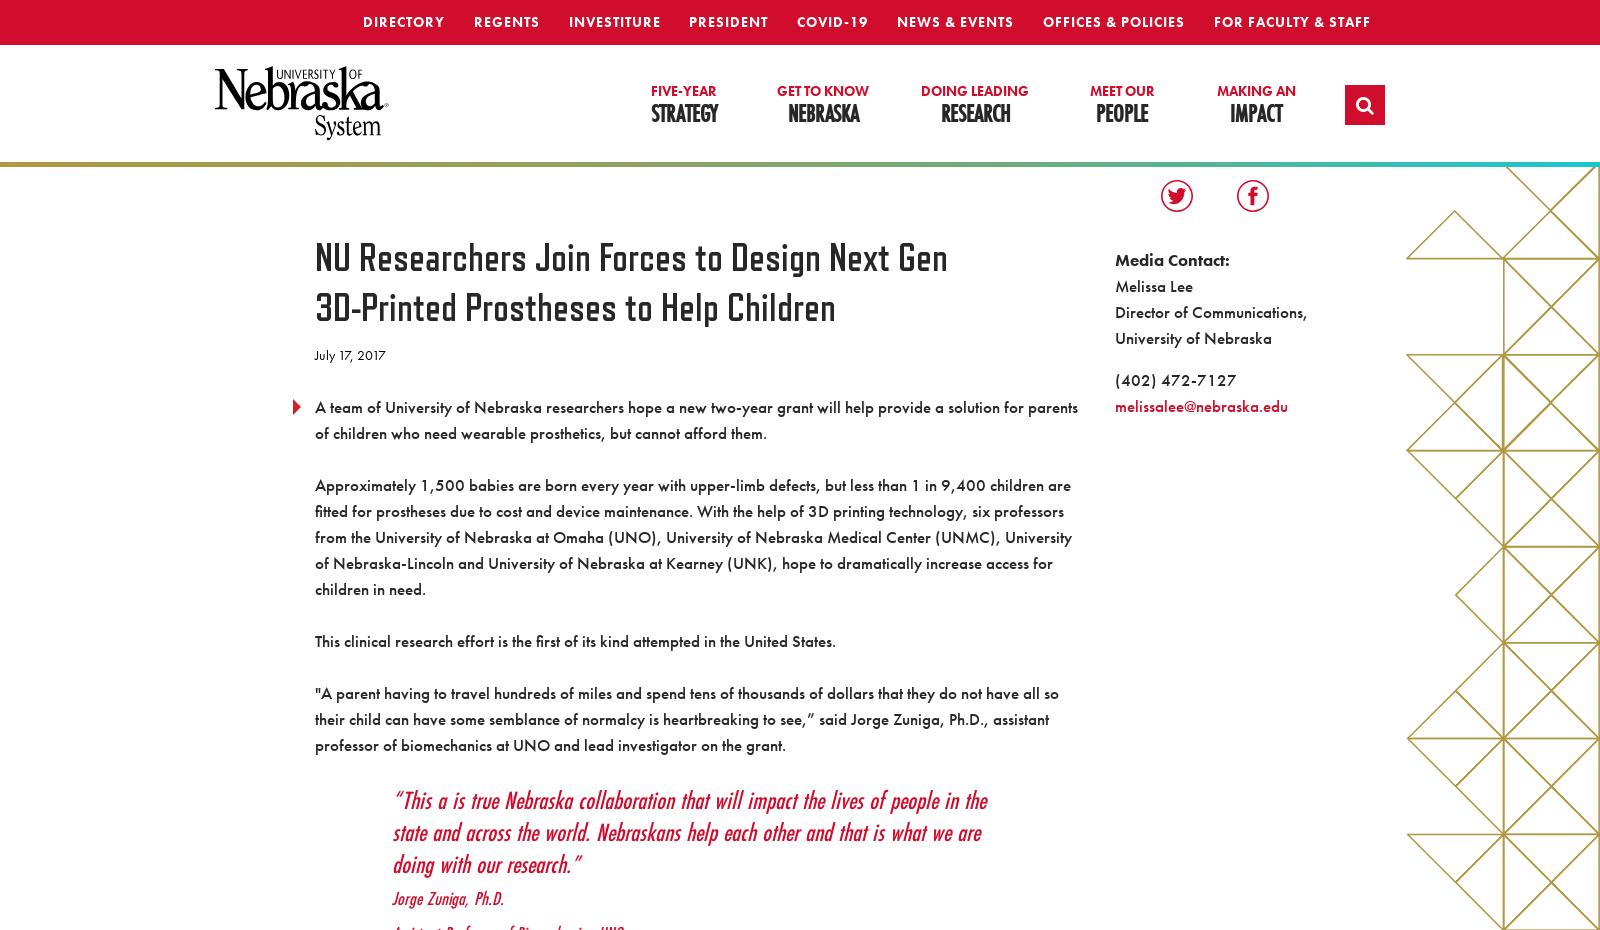 The height and width of the screenshot is (930, 1600). I want to click on 'A team of University of Nebraska researchers hope a new two-year grant will help provide a solution for parents of children who need wearable prosthetics, but cannot afford them.', so click(695, 419).